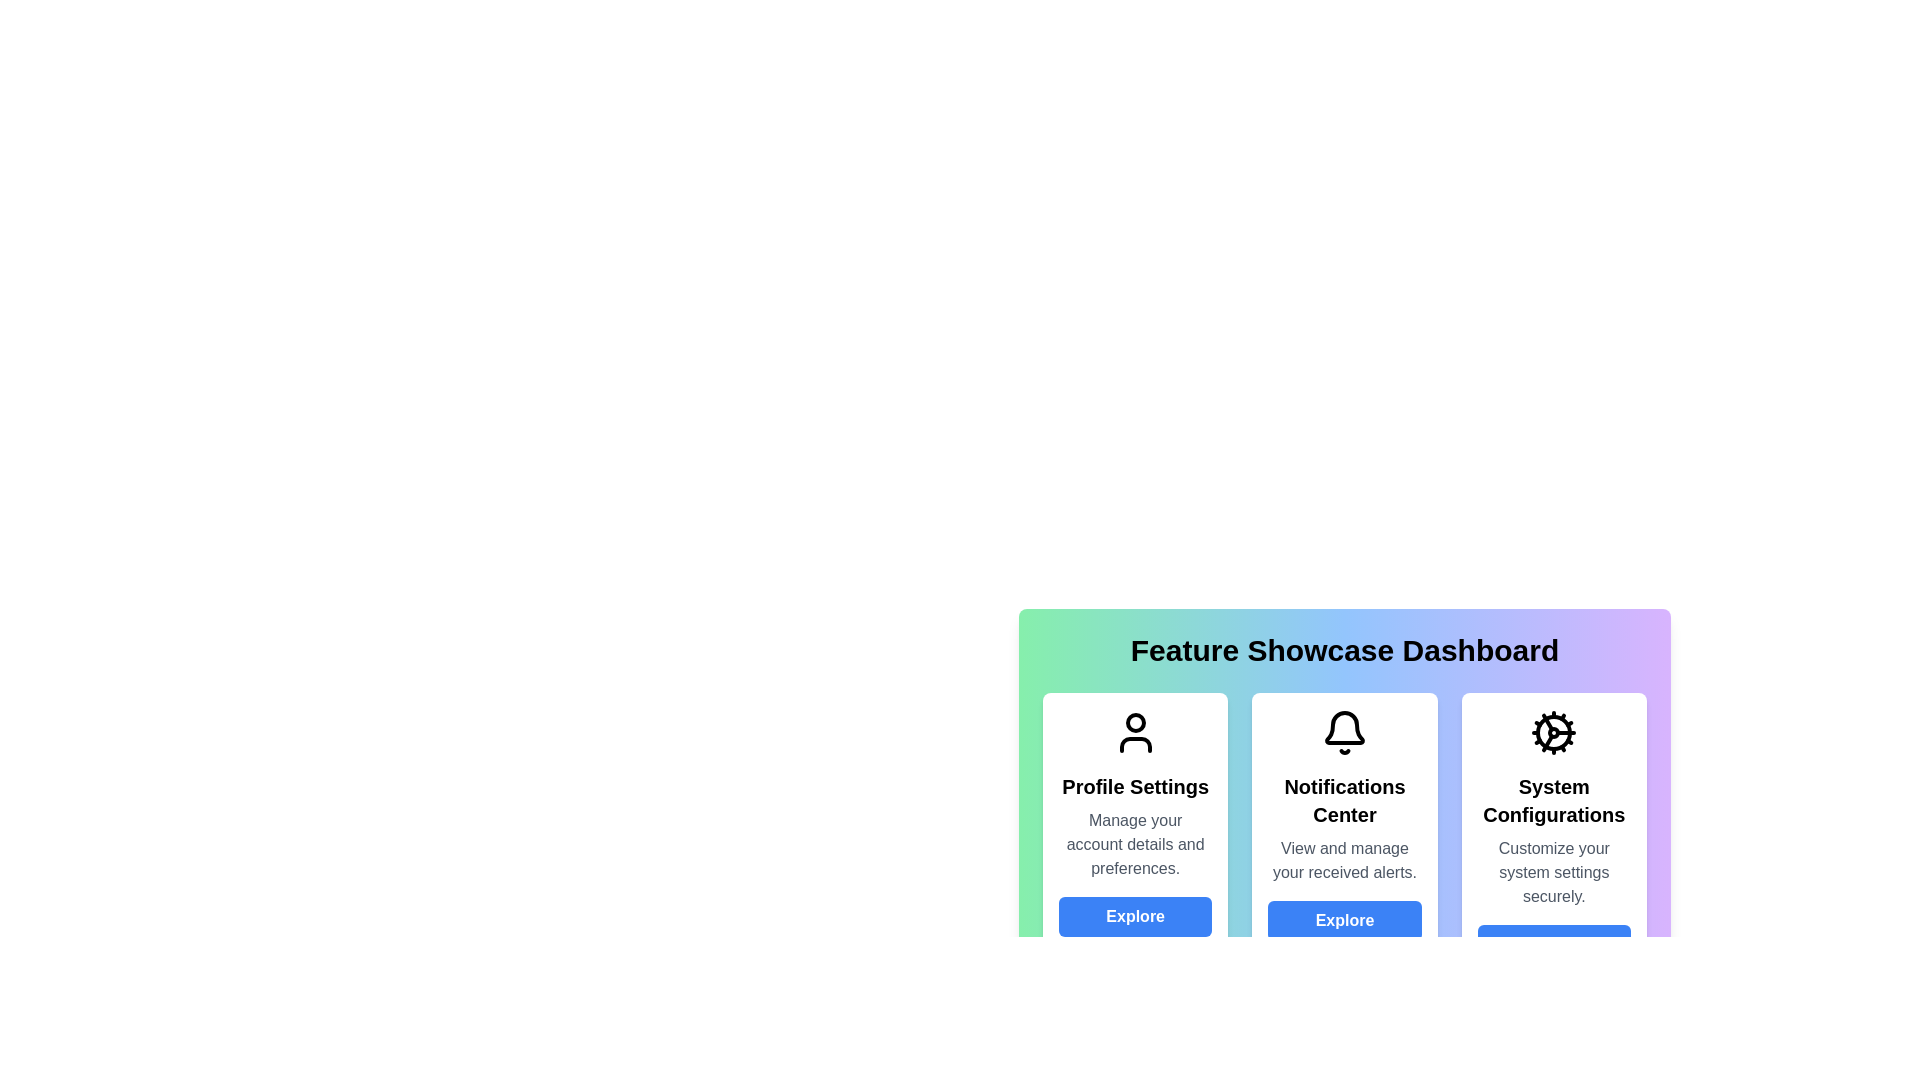 Image resolution: width=1920 pixels, height=1080 pixels. What do you see at coordinates (1553, 871) in the screenshot?
I see `text block containing the message 'Customize your system settings securely.' located below the heading 'System Configurations' and above the button labeled 'Explore.'` at bounding box center [1553, 871].